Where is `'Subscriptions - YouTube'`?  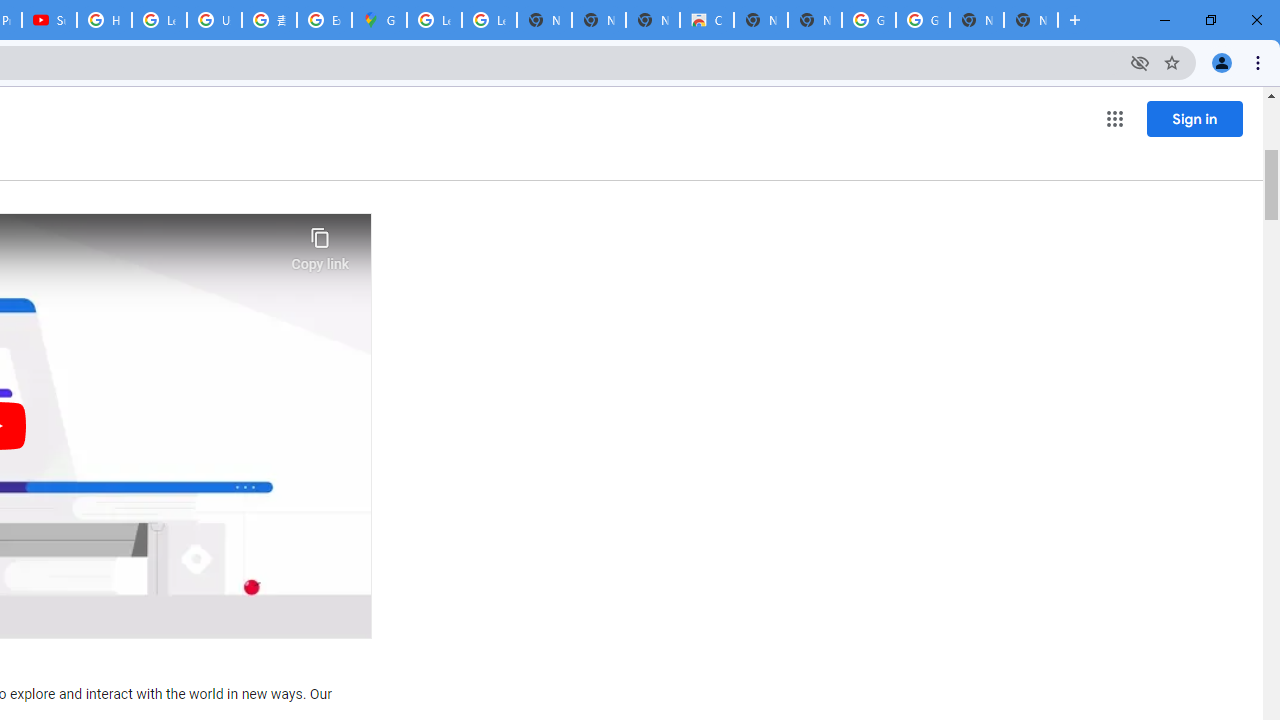 'Subscriptions - YouTube' is located at coordinates (49, 20).